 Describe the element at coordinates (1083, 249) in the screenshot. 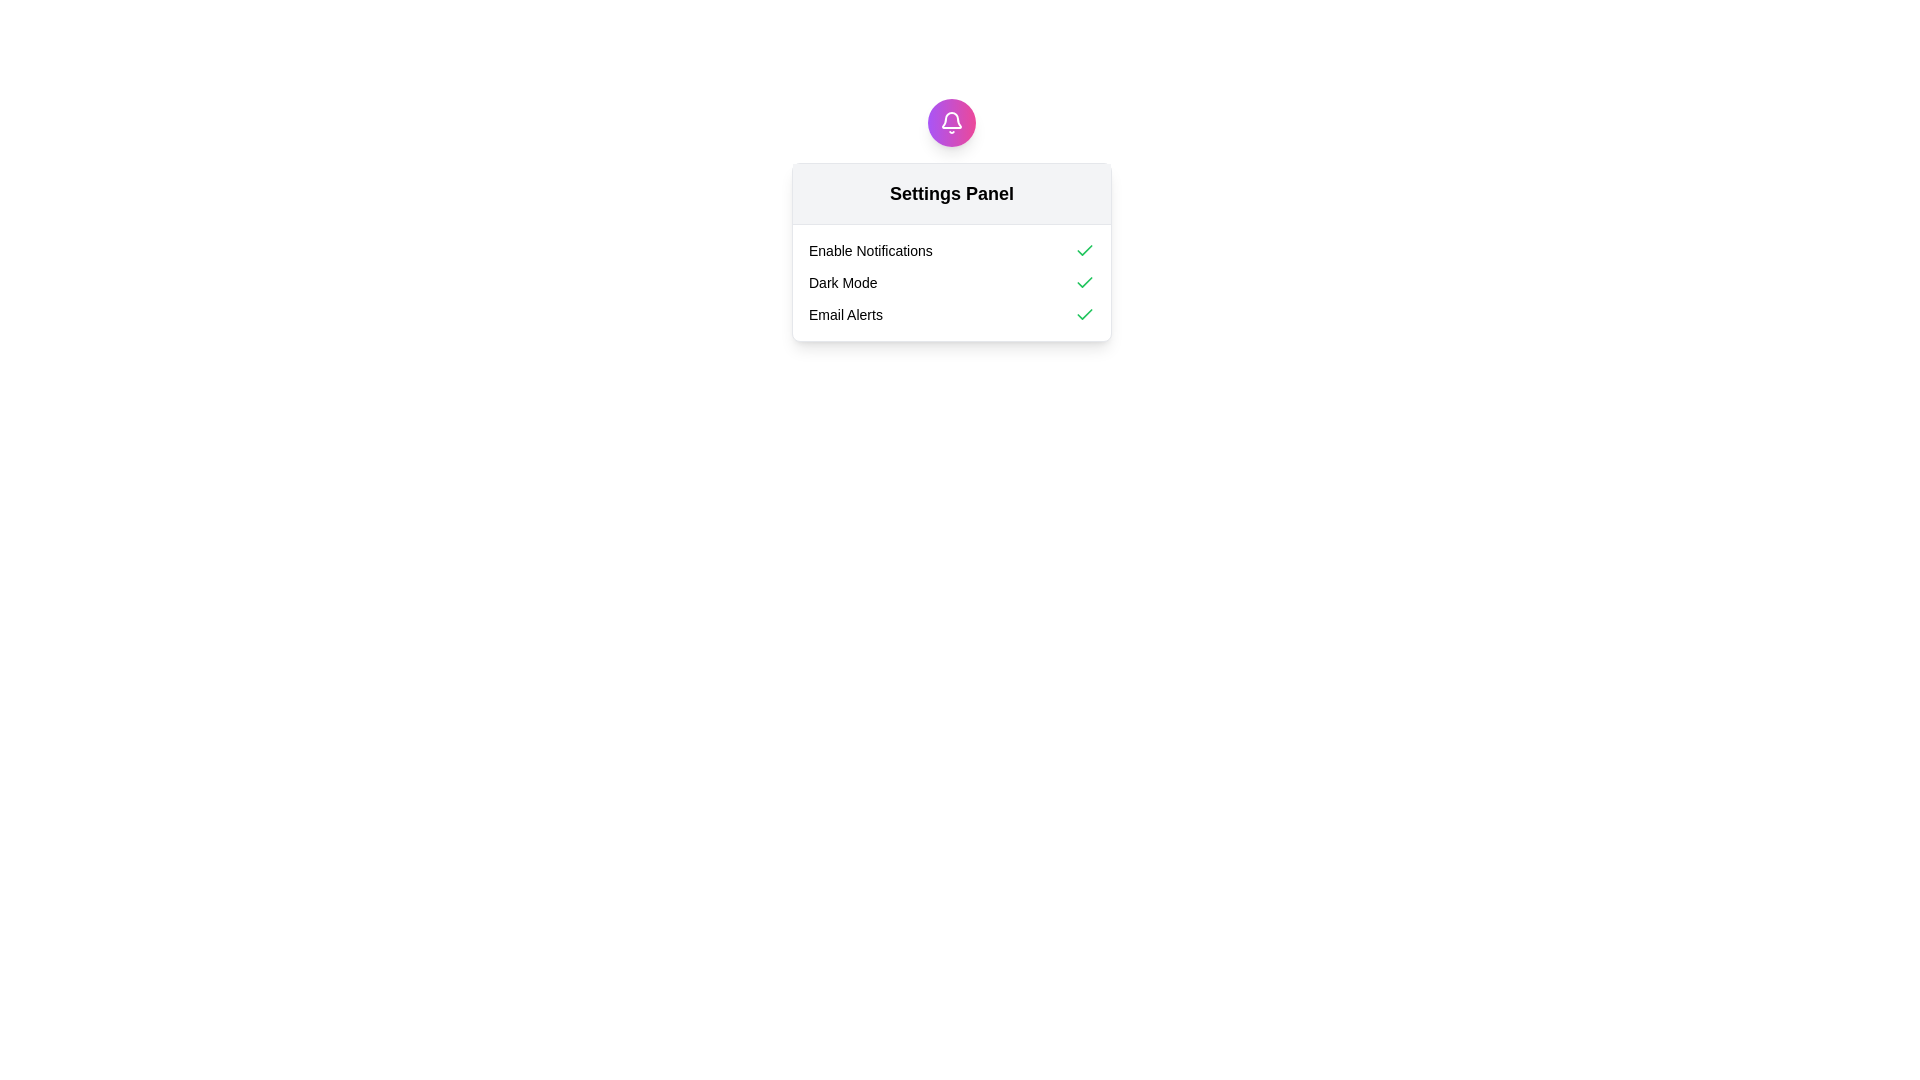

I see `the green checkmark icon located in the third row of the settings panel, to the right of the 'Email Alerts' label` at that location.